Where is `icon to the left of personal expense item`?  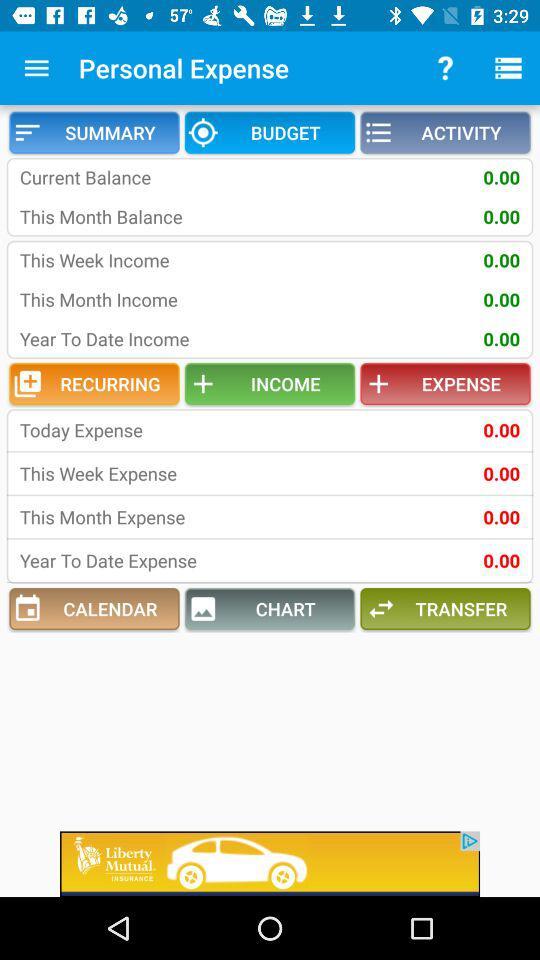 icon to the left of personal expense item is located at coordinates (36, 68).